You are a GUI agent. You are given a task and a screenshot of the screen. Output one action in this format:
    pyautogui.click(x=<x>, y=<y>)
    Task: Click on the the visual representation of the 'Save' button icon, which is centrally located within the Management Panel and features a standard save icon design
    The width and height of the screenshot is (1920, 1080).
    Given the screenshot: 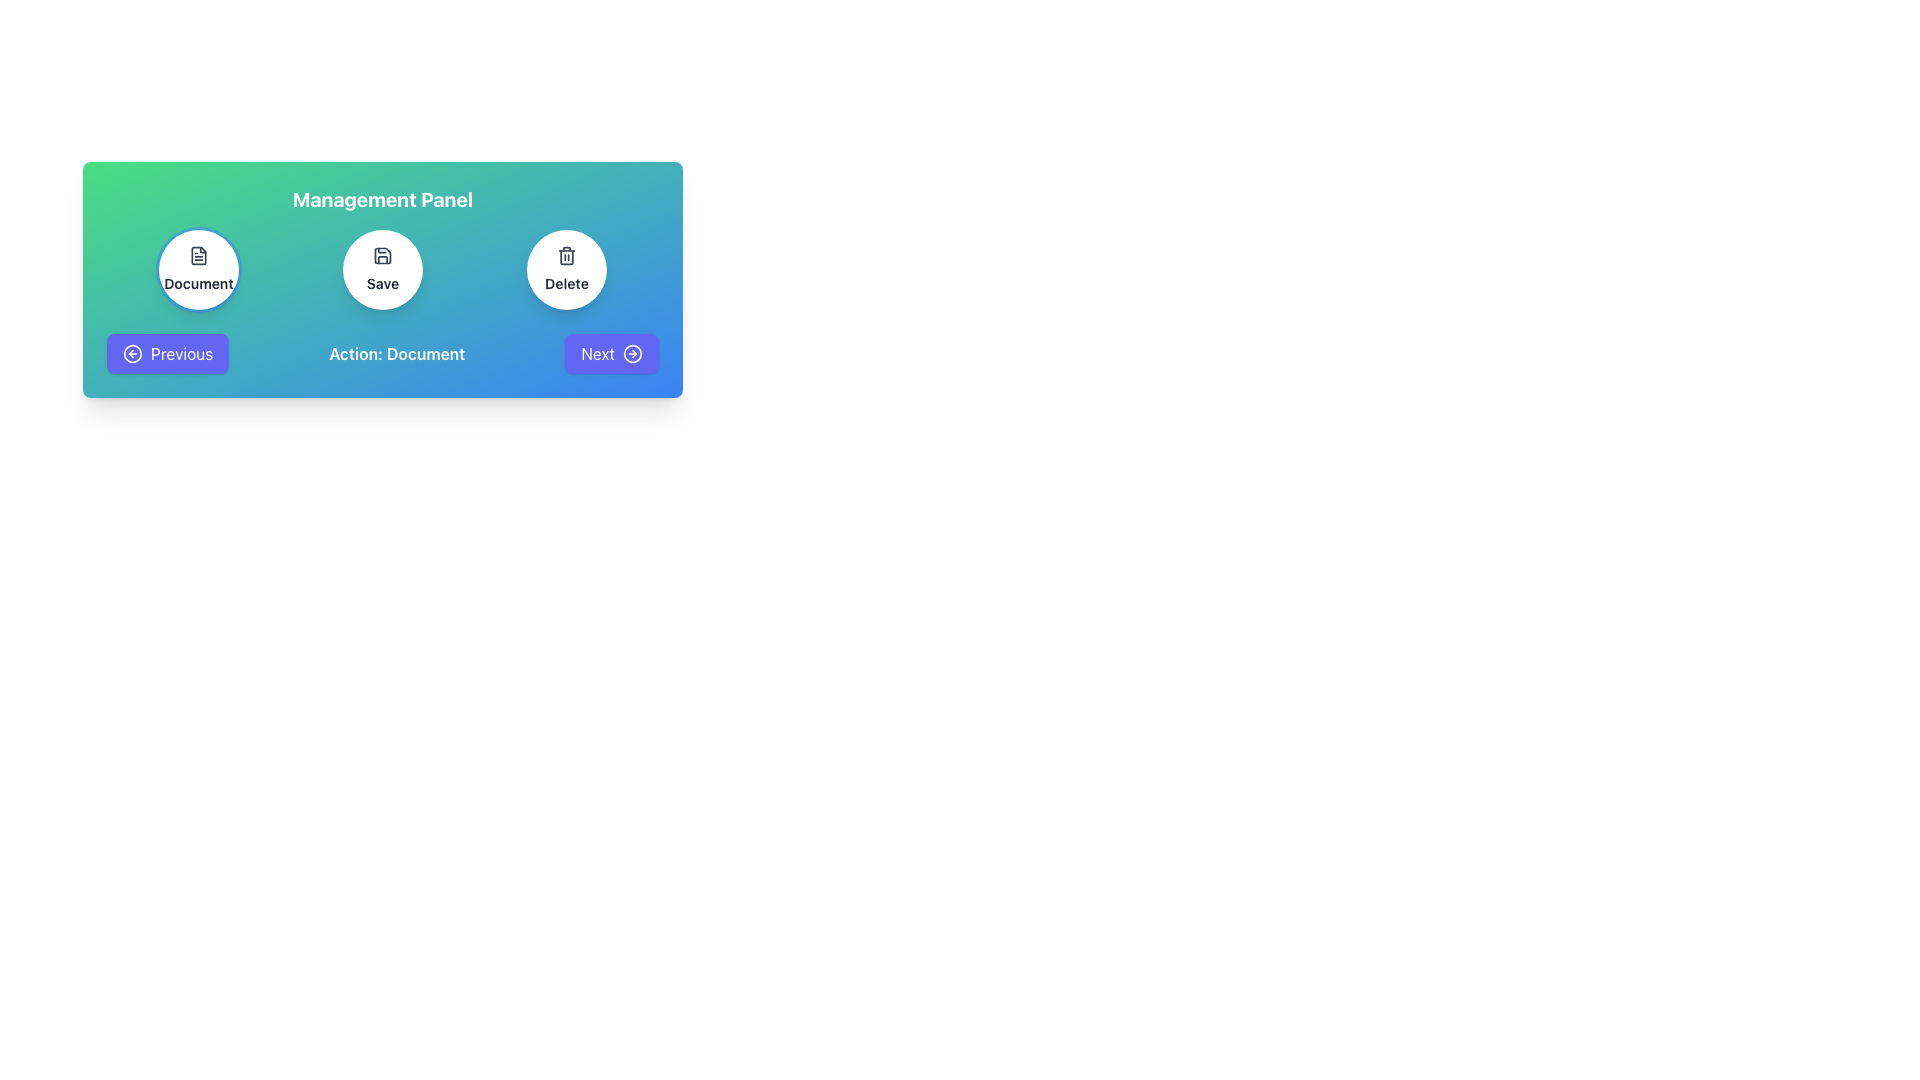 What is the action you would take?
    pyautogui.click(x=383, y=254)
    